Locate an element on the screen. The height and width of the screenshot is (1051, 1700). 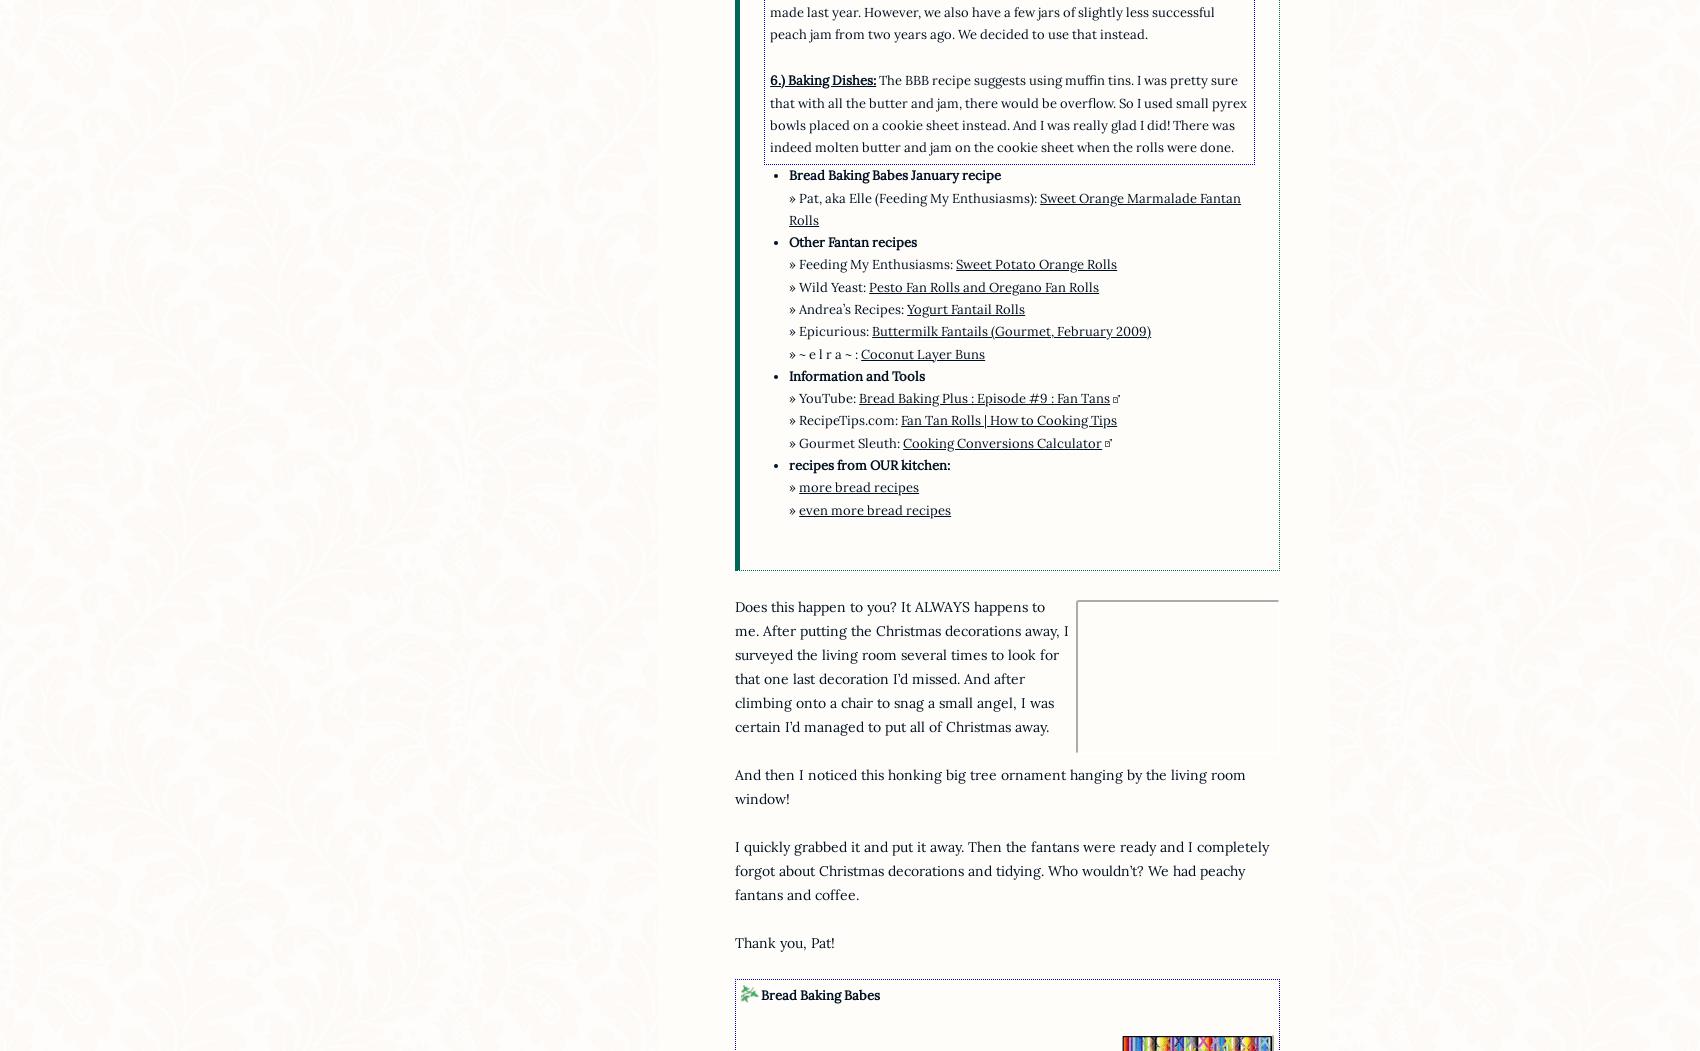
'Bread Baking Plus : Episode #9 : Fan Tans' is located at coordinates (983, 397).